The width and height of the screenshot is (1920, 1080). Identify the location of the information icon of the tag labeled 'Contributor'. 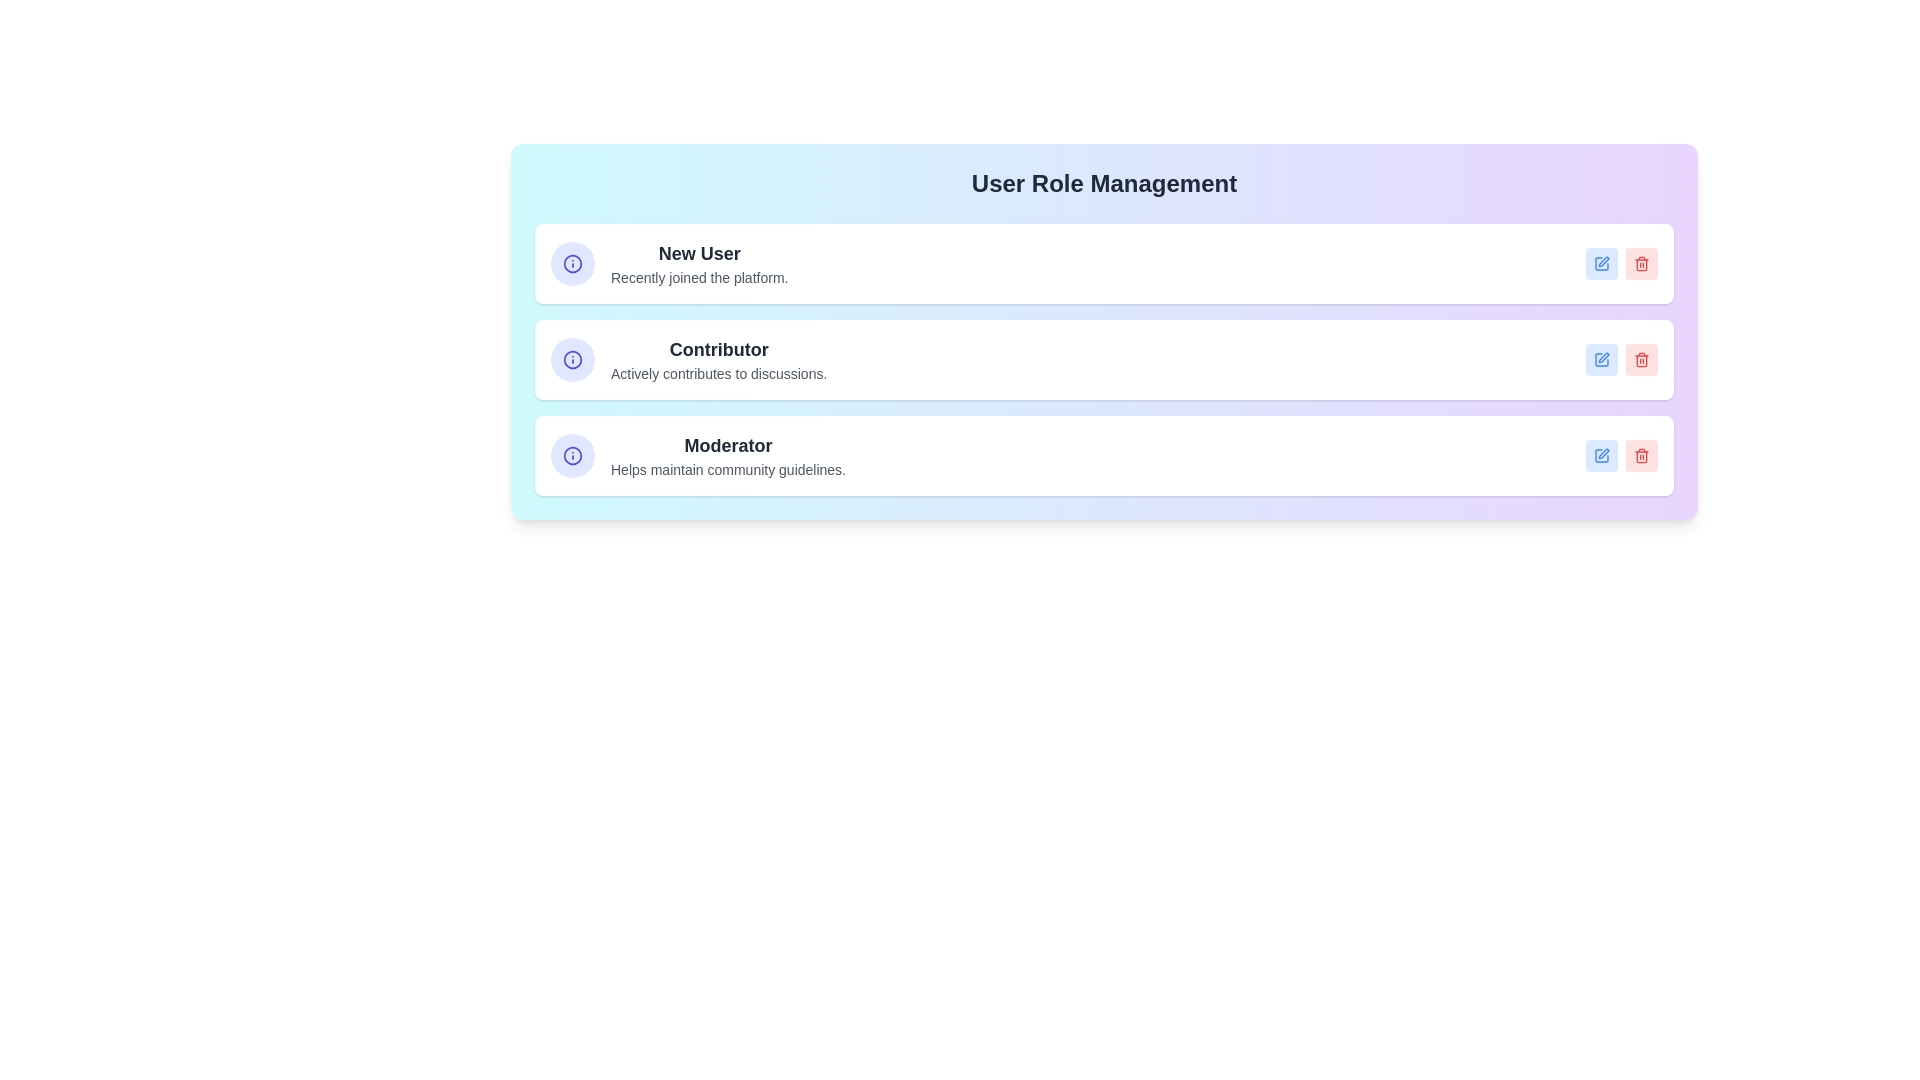
(571, 358).